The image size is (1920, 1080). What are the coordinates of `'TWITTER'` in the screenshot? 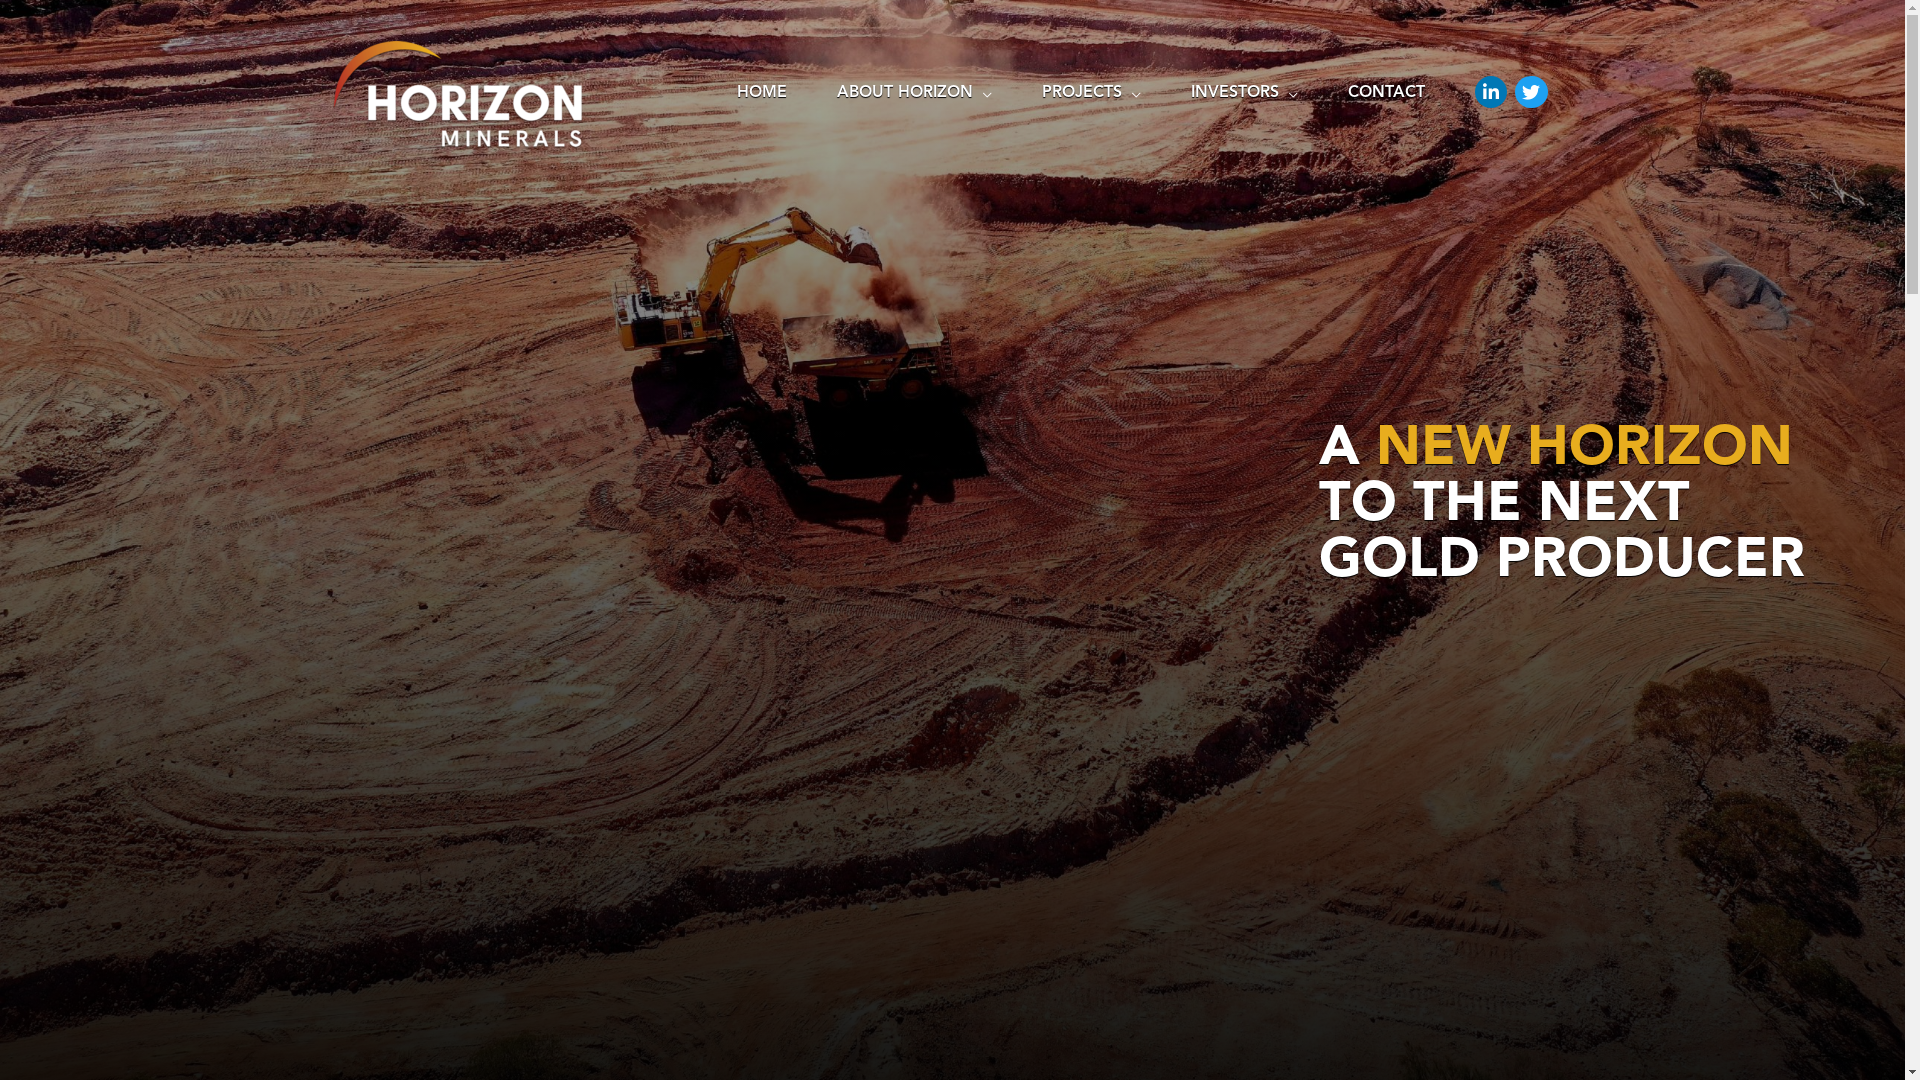 It's located at (1515, 92).